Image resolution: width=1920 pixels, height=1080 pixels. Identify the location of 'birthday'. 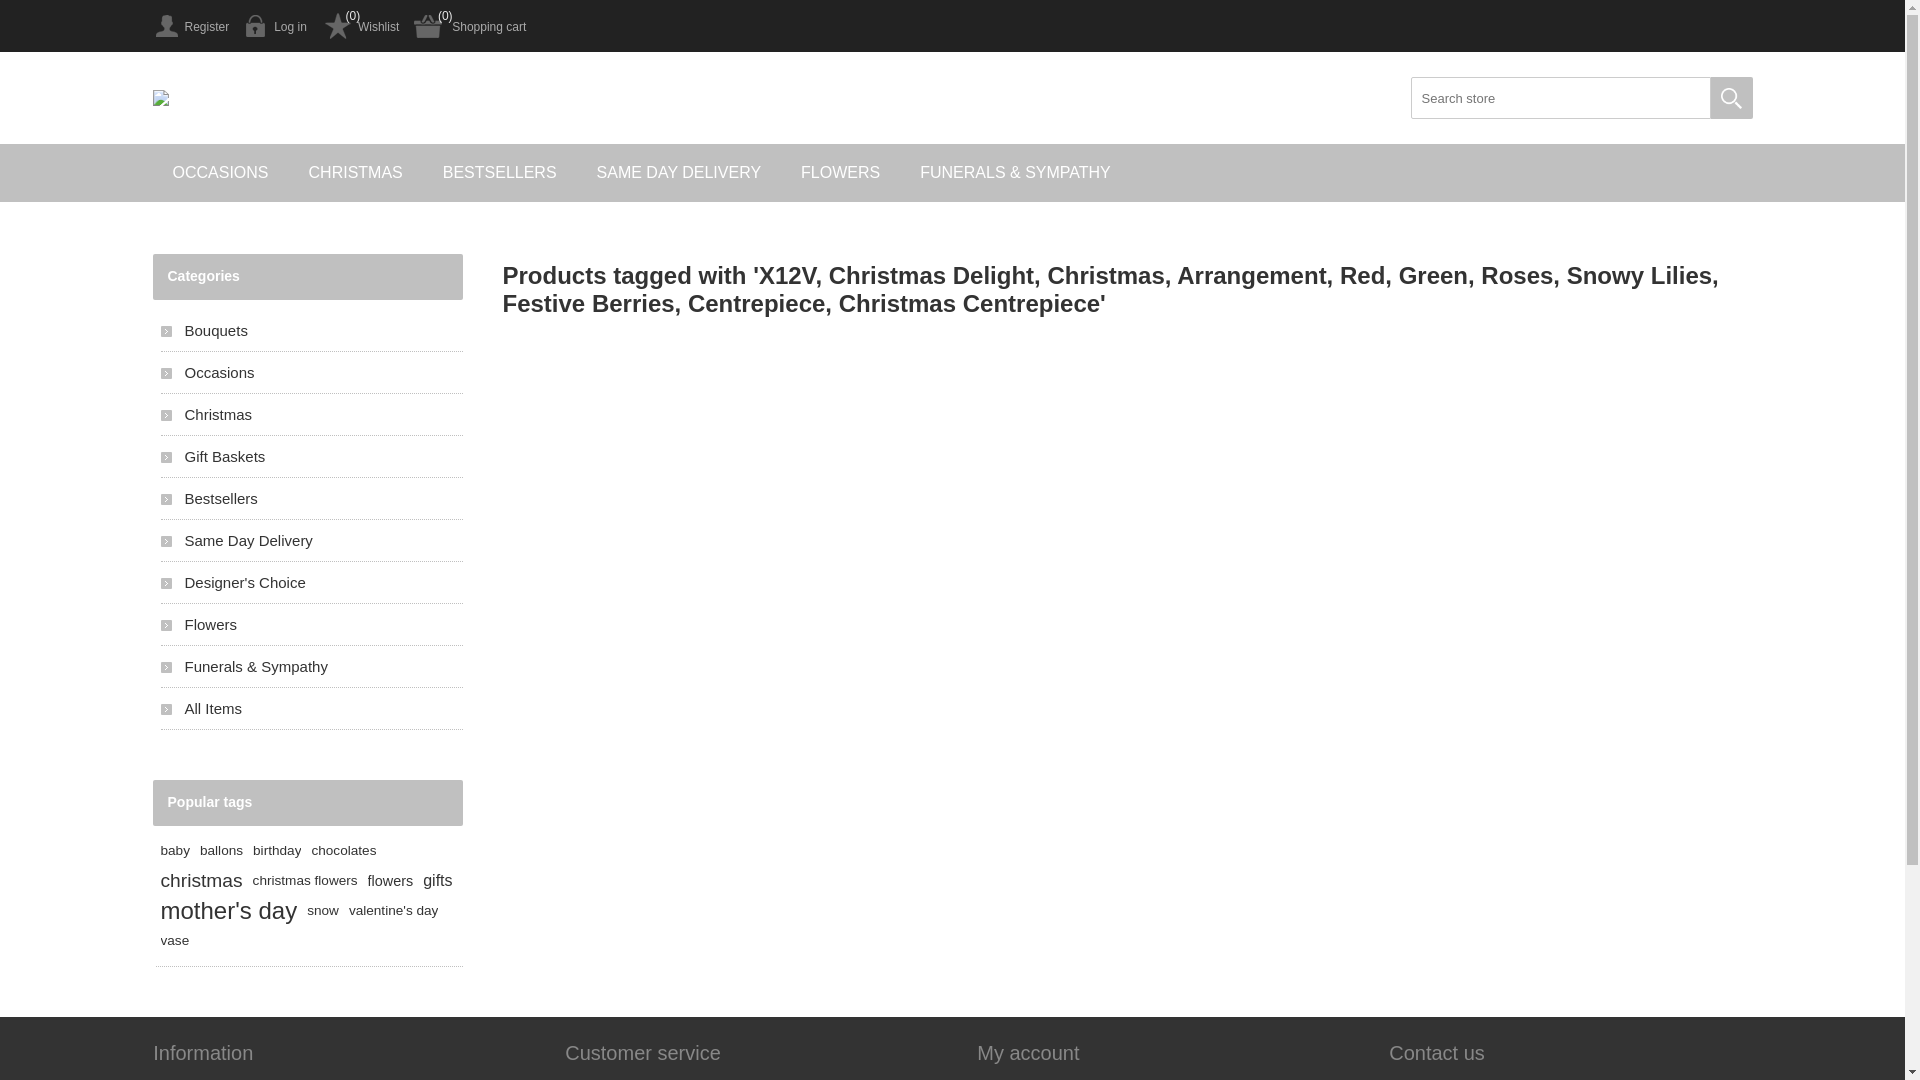
(252, 851).